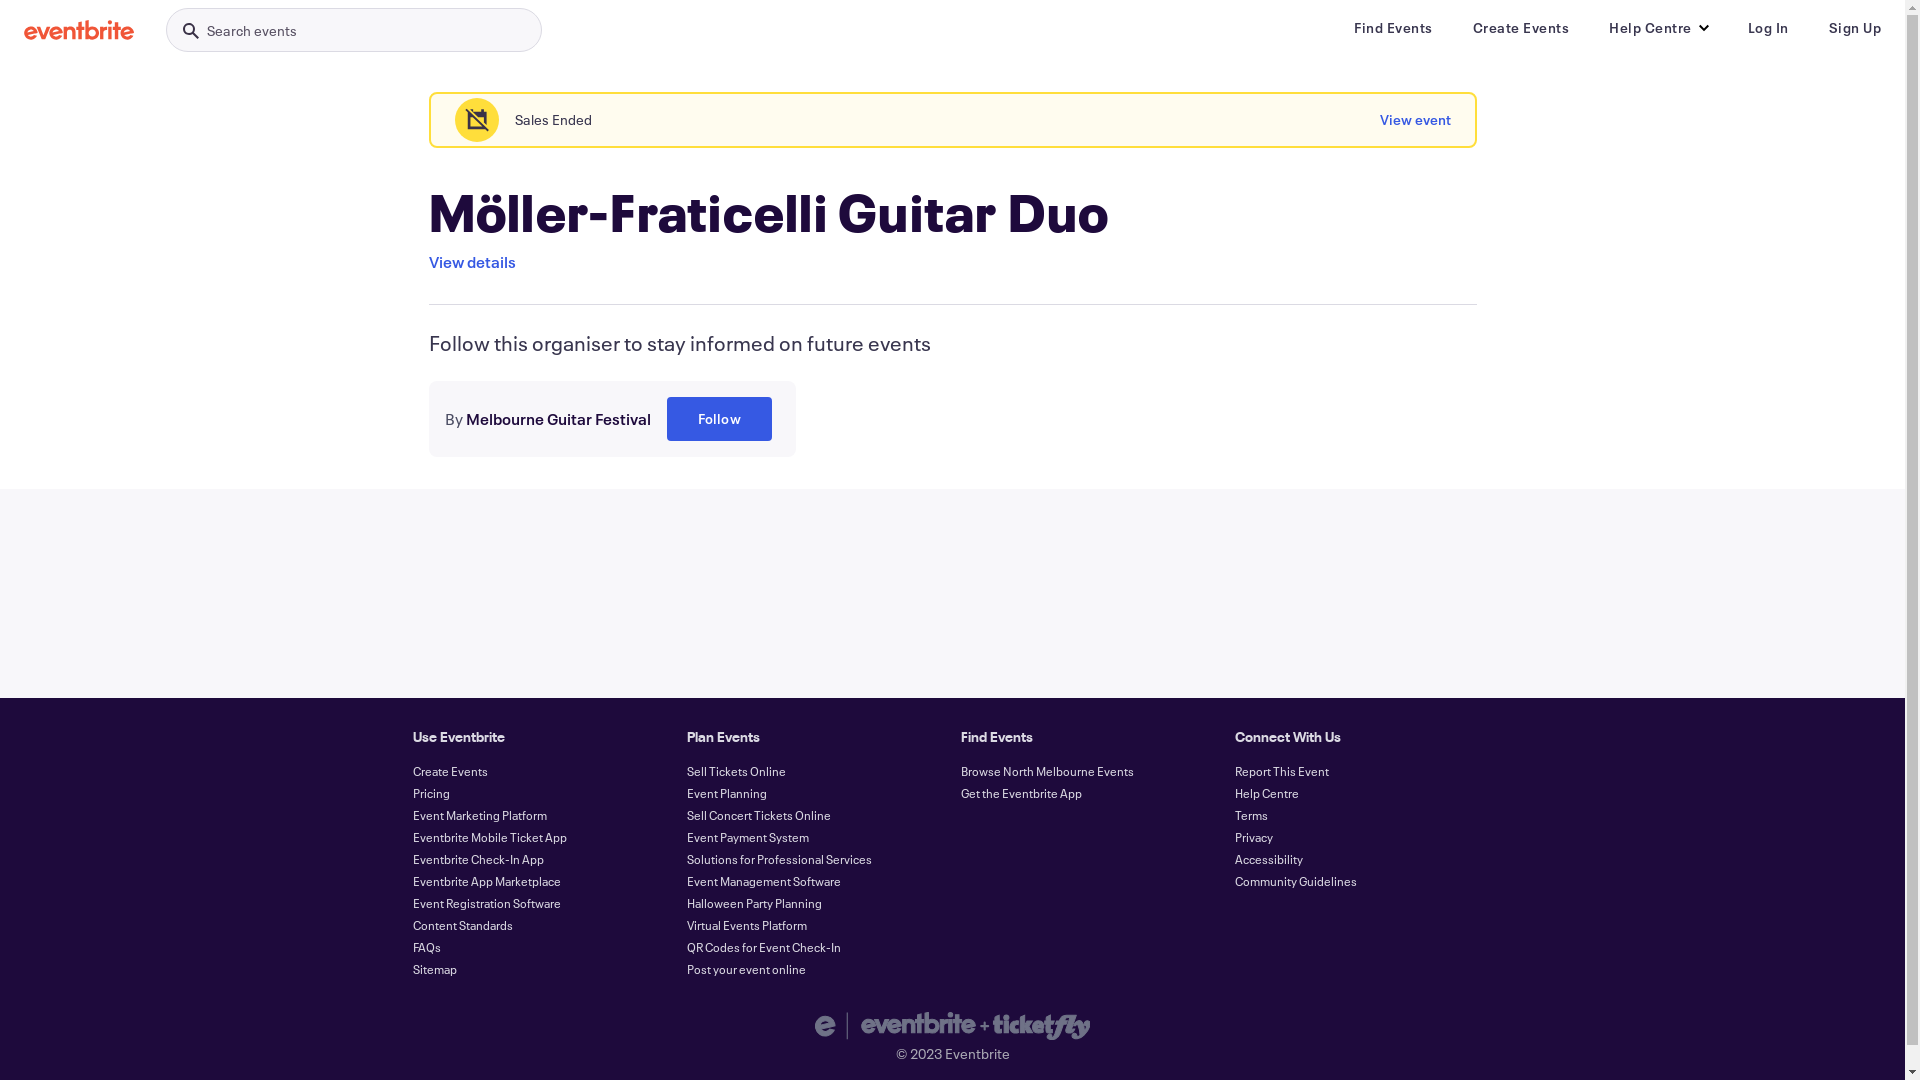 This screenshot has height=1080, width=1920. Describe the element at coordinates (744, 967) in the screenshot. I see `'Post your event online'` at that location.